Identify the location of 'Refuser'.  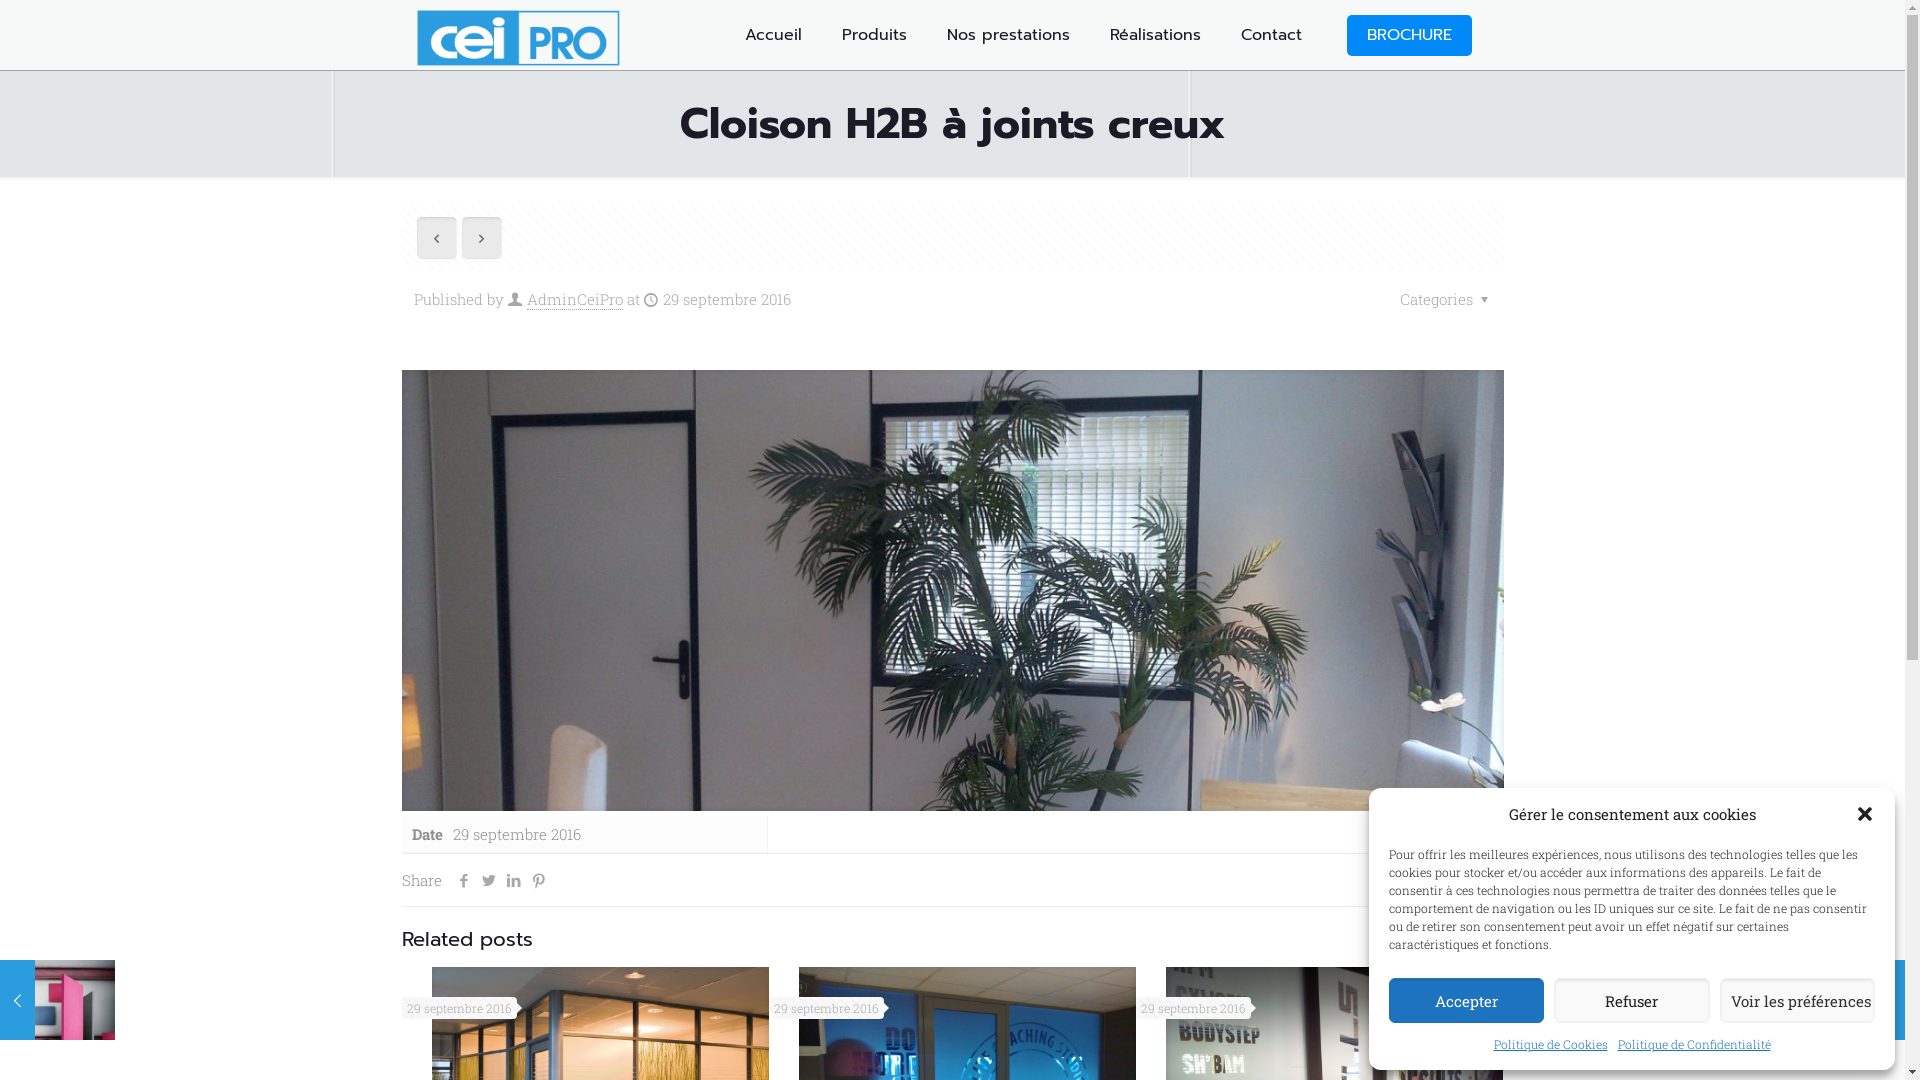
(1631, 1000).